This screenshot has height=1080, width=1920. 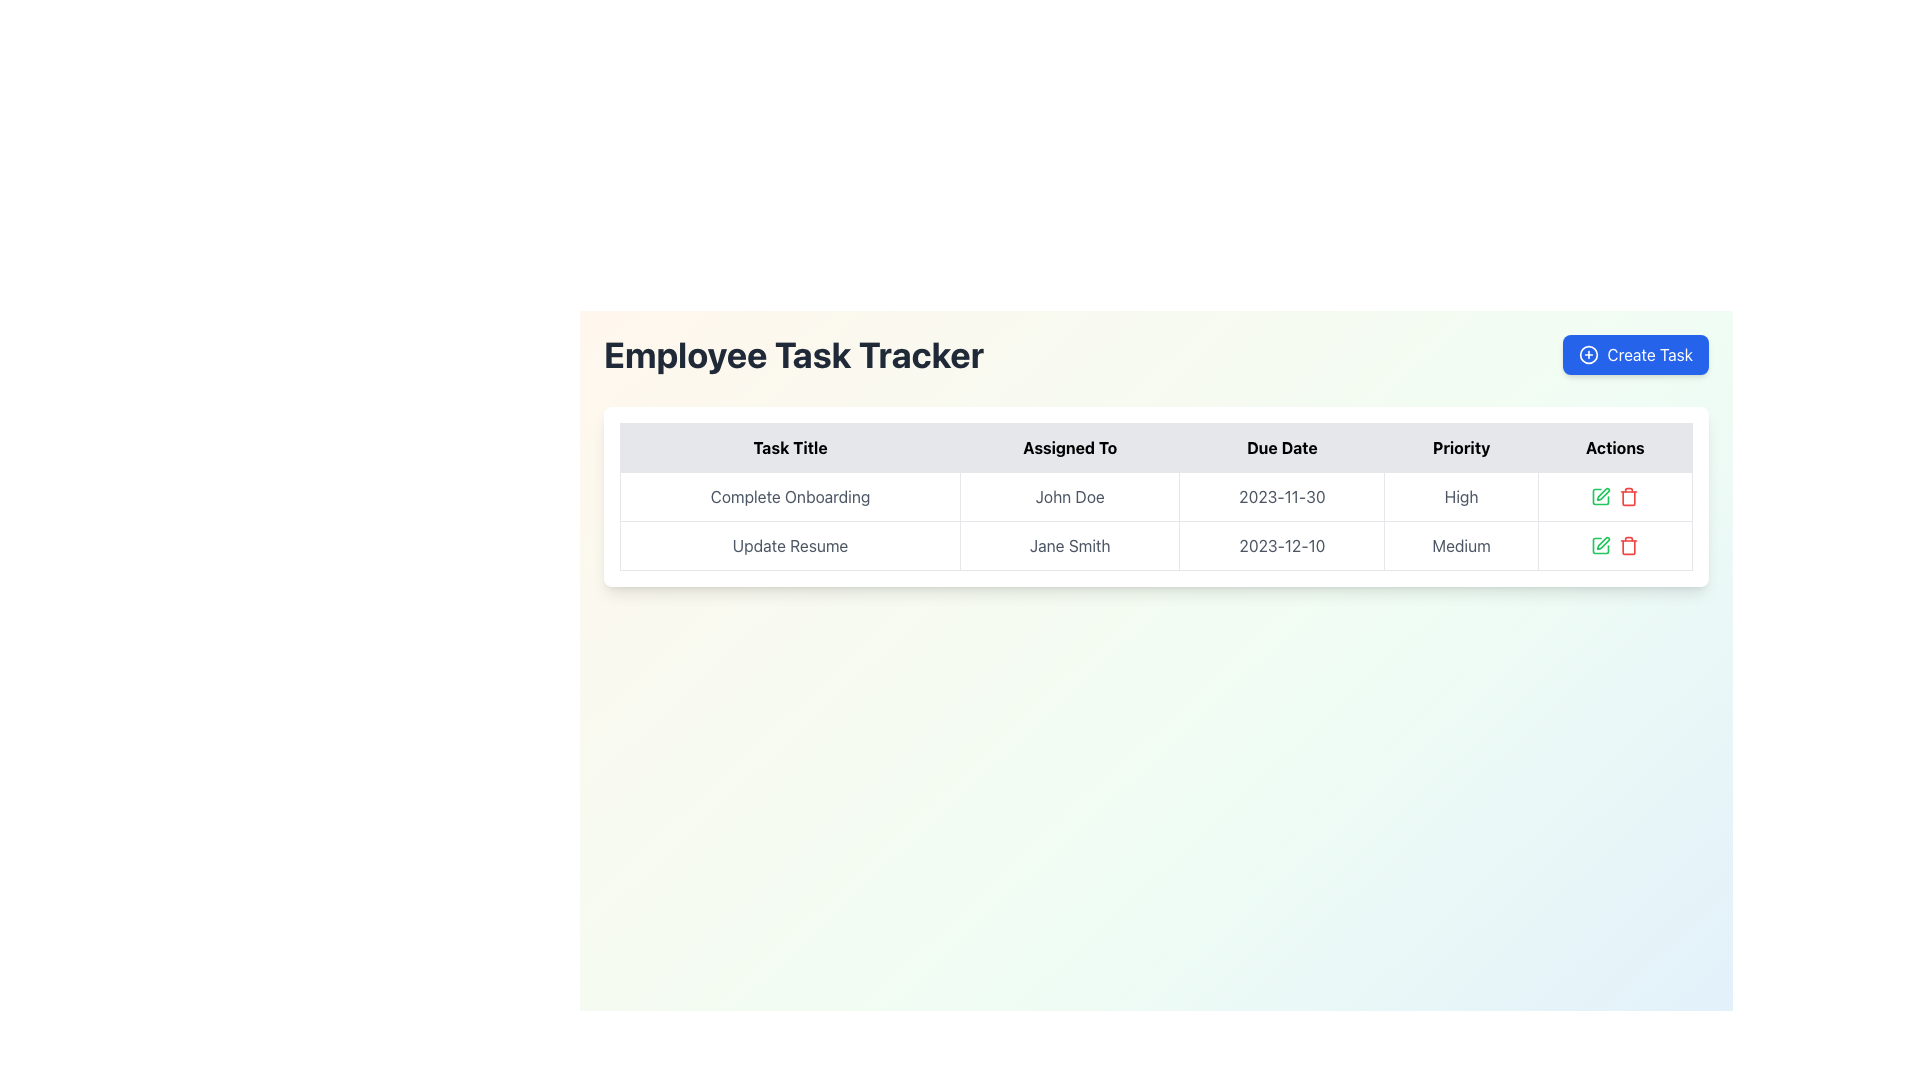 What do you see at coordinates (1629, 546) in the screenshot?
I see `the red trashcan icon button located in the 'Actions' column of the table` at bounding box center [1629, 546].